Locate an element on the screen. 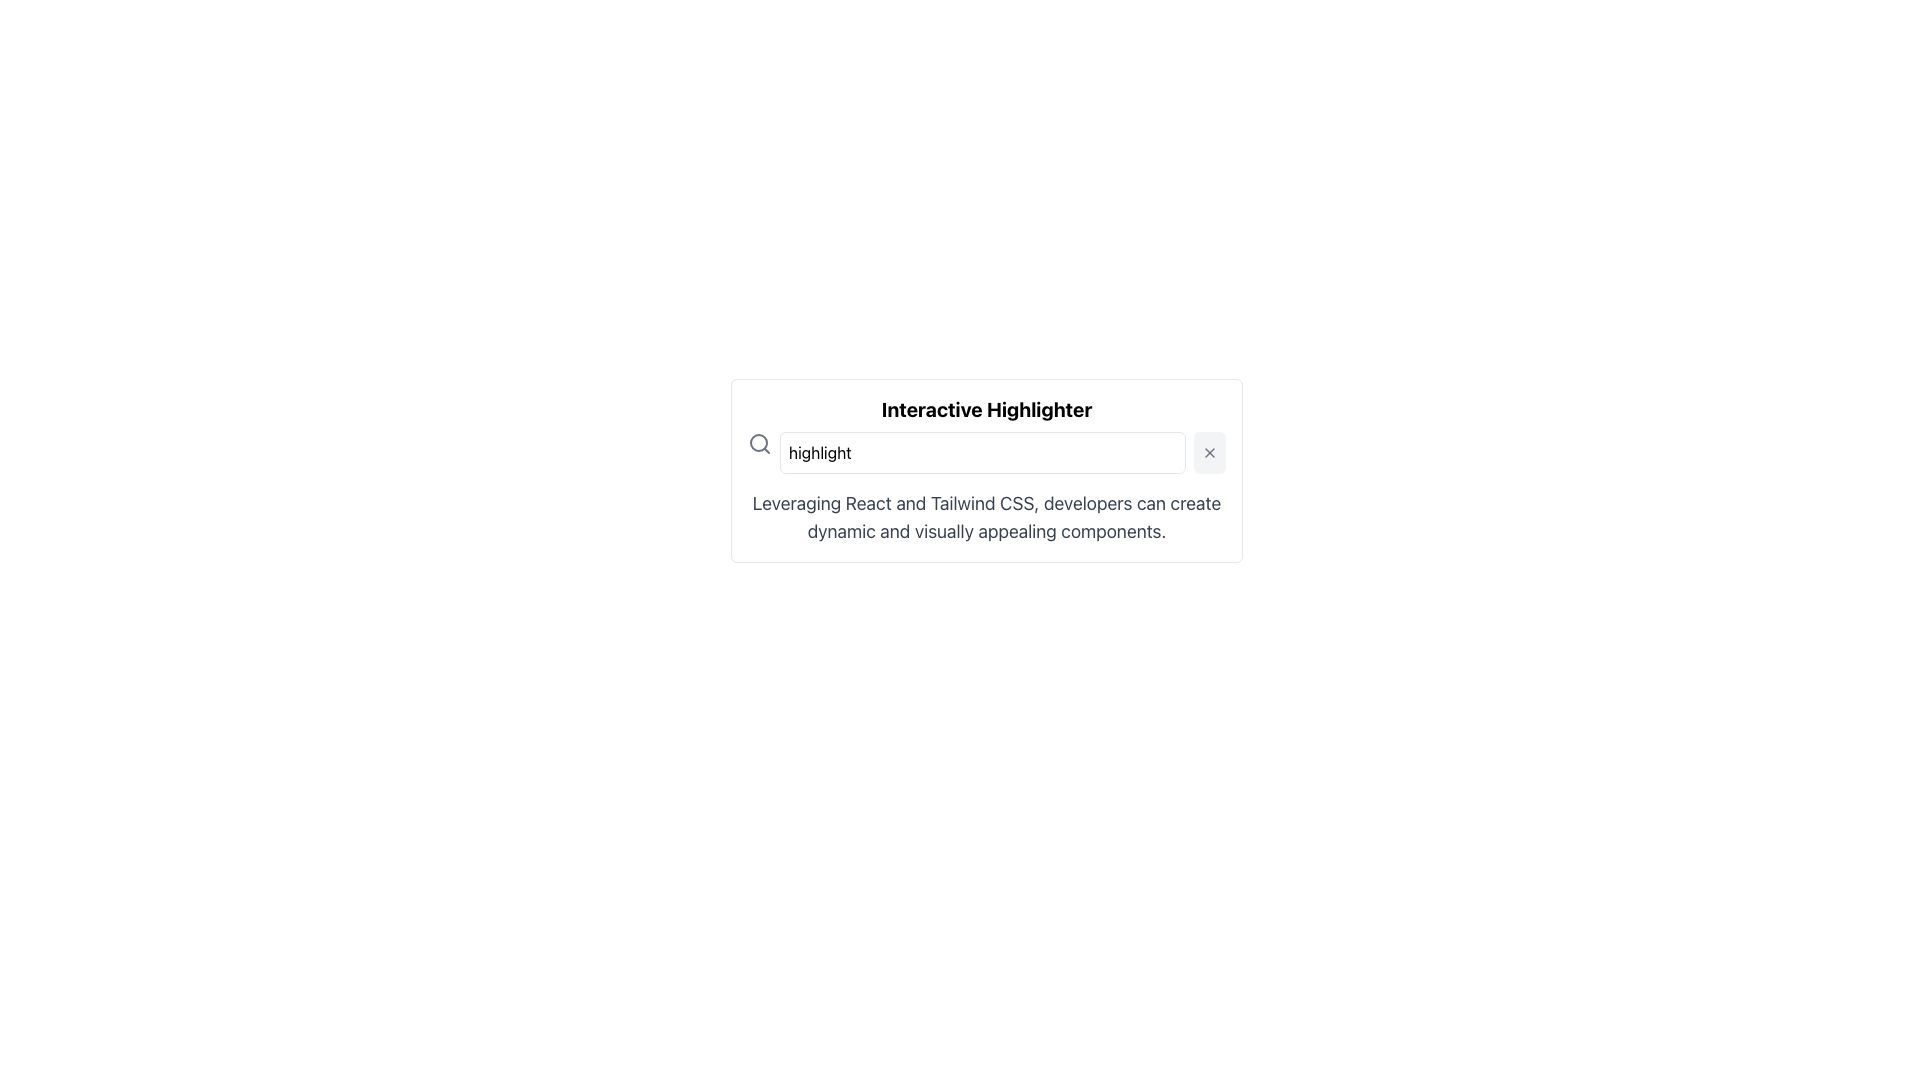  the small square button with a light gray background and an 'X' icon is located at coordinates (1208, 452).